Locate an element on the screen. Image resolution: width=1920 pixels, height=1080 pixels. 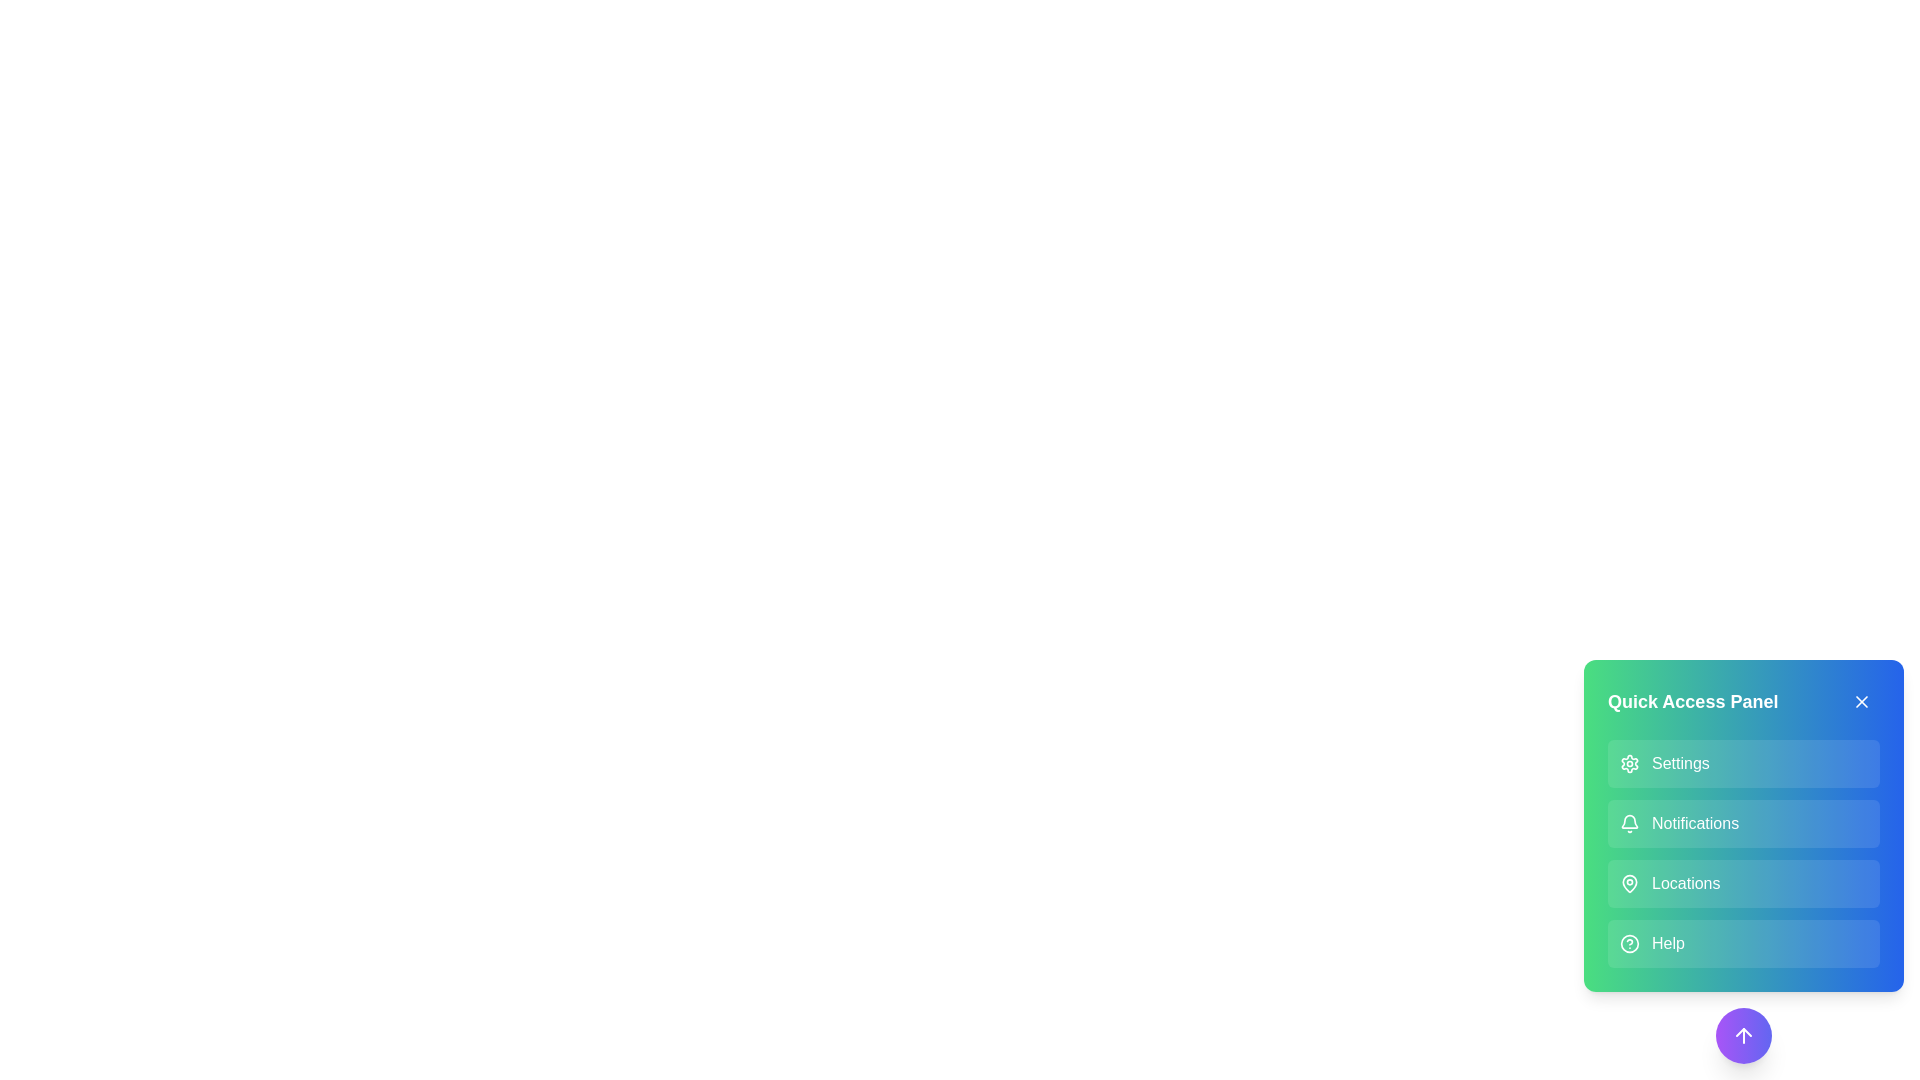
the Header text label that serves as a header for the menu or panel, positioned above the 'Settings' option and to the left of the close ('X') icon is located at coordinates (1742, 701).